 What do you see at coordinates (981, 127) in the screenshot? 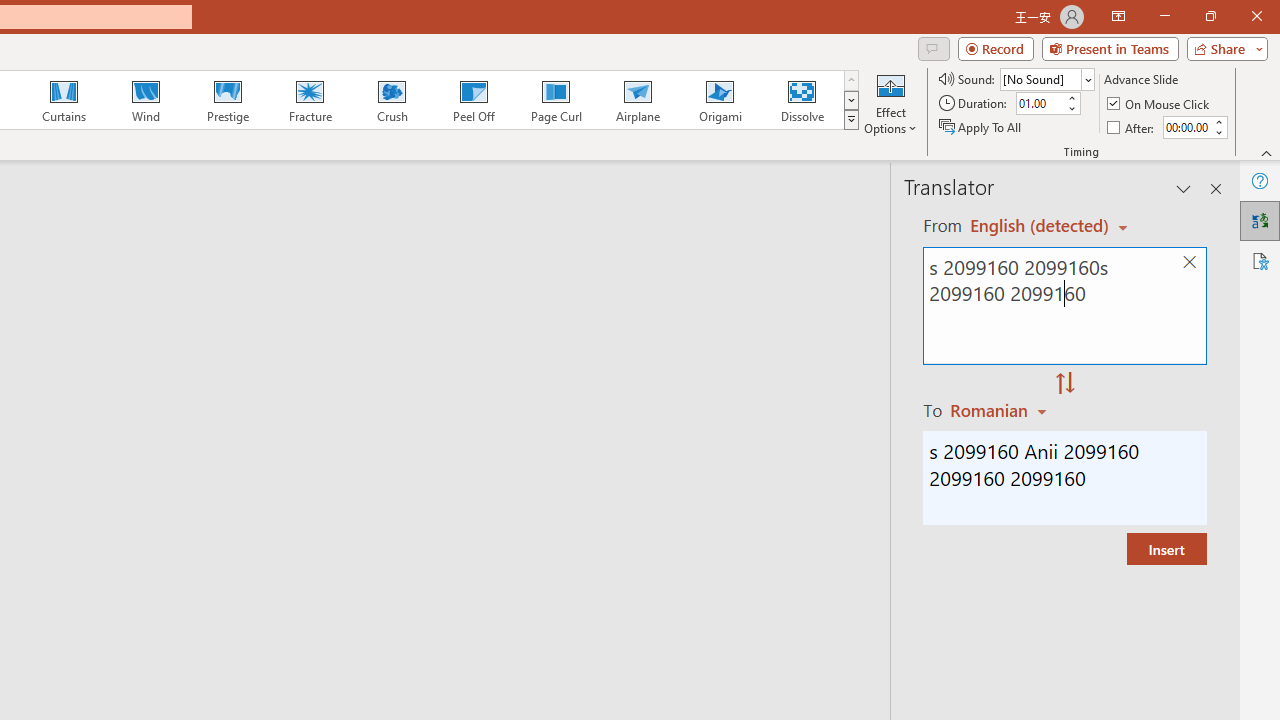
I see `'Apply To All'` at bounding box center [981, 127].